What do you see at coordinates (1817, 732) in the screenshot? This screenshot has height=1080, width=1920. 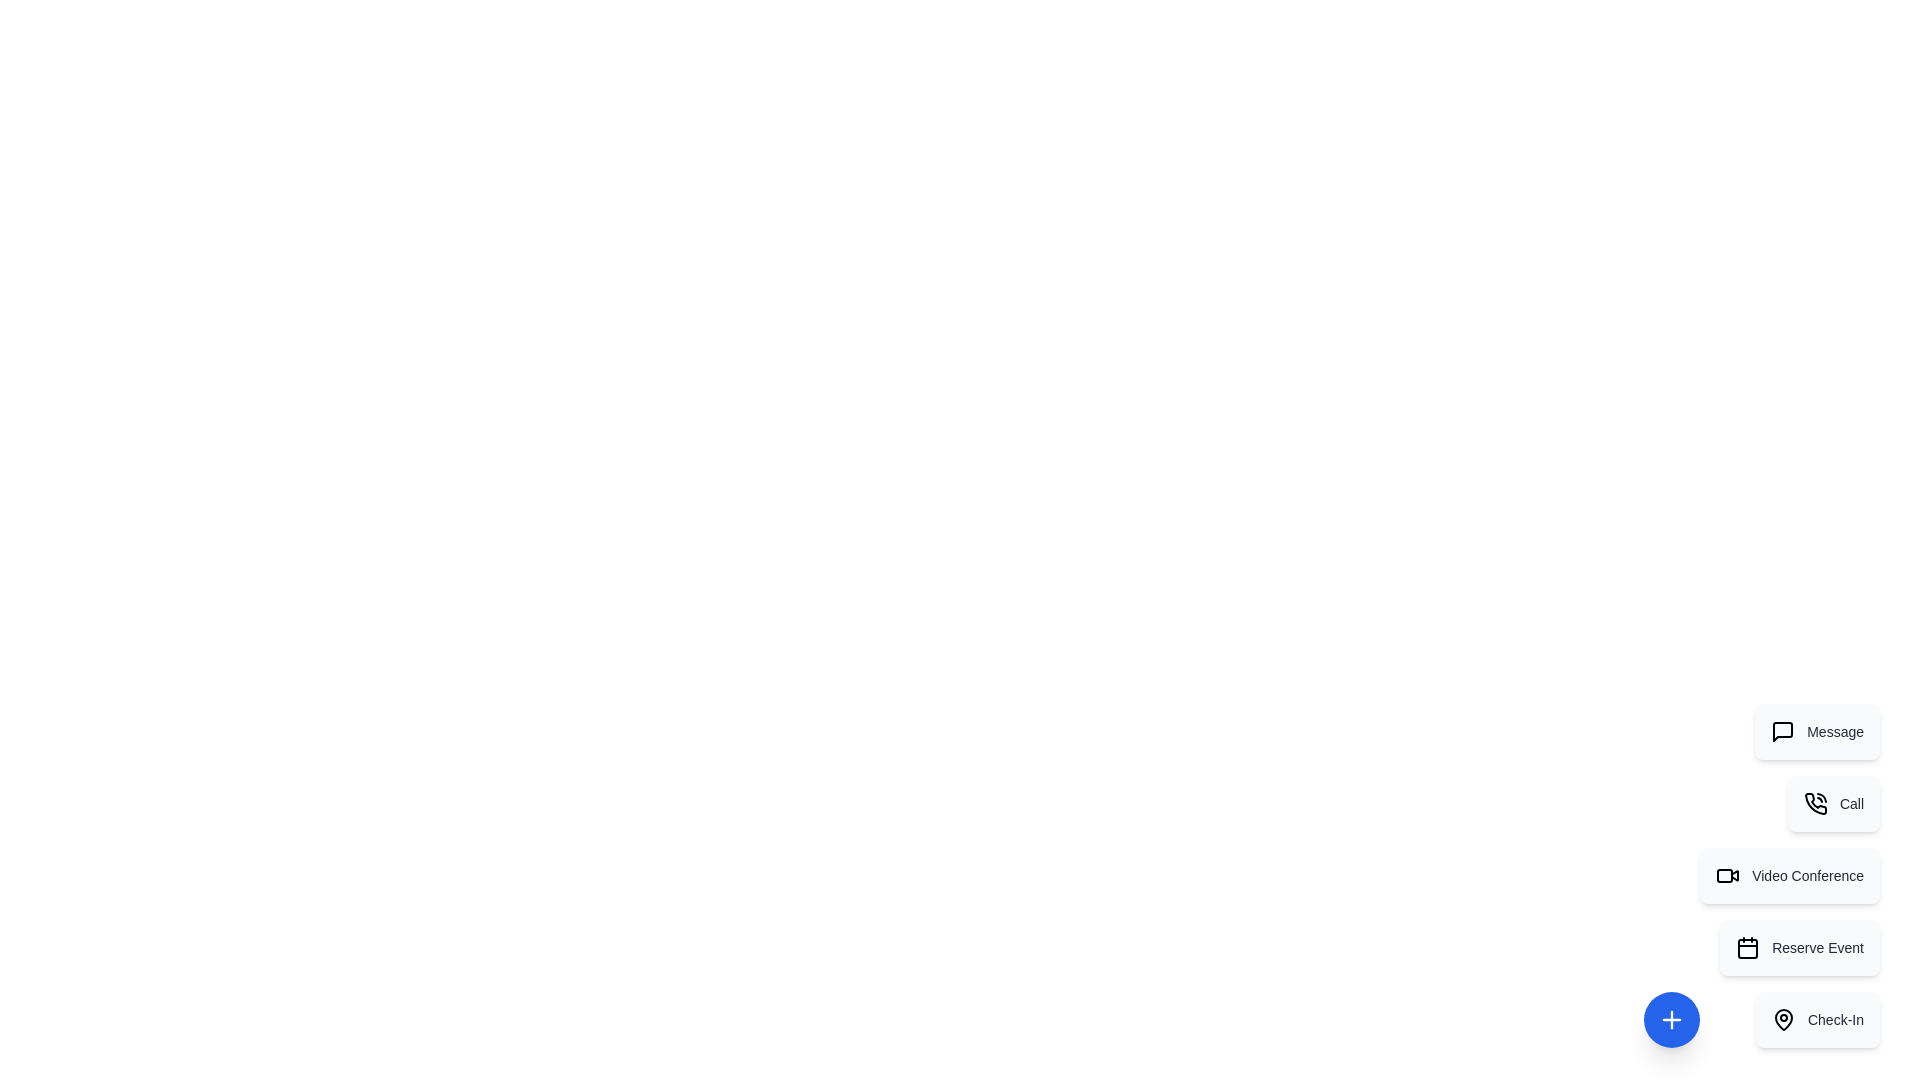 I see `the action item labeled Message` at bounding box center [1817, 732].